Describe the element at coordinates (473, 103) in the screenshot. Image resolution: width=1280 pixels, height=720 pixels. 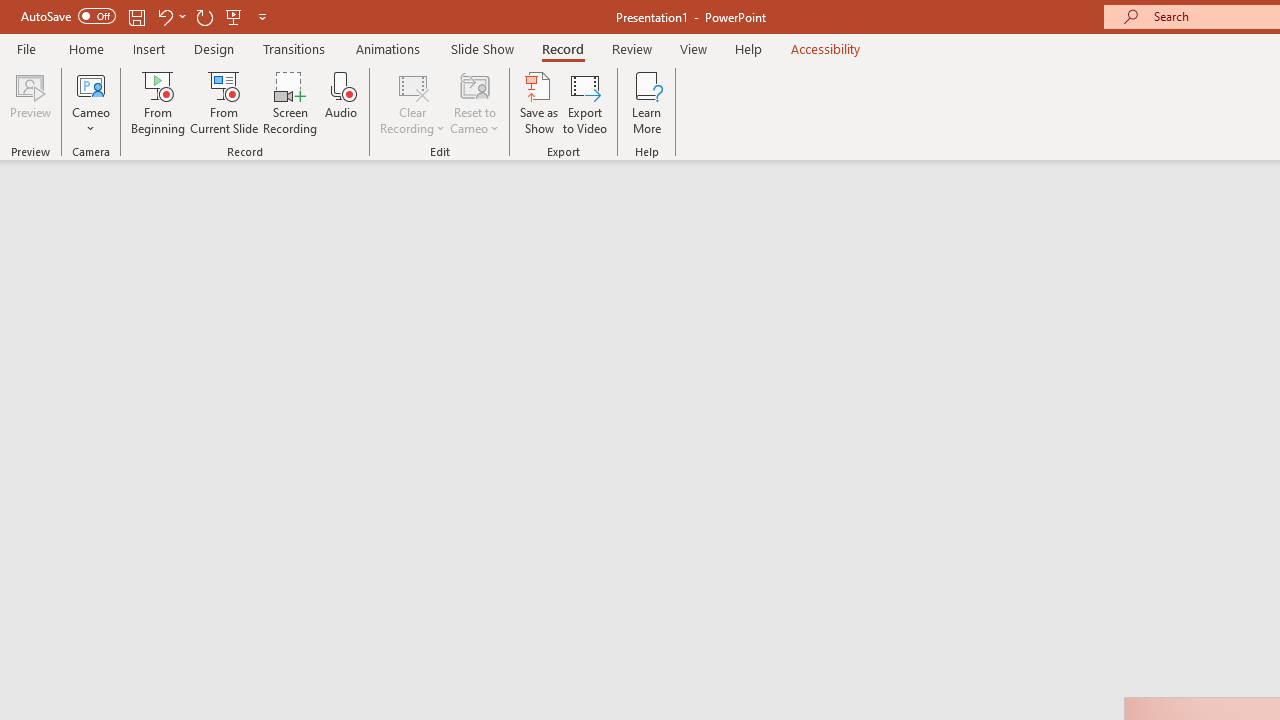
I see `'Reset to Cameo'` at that location.